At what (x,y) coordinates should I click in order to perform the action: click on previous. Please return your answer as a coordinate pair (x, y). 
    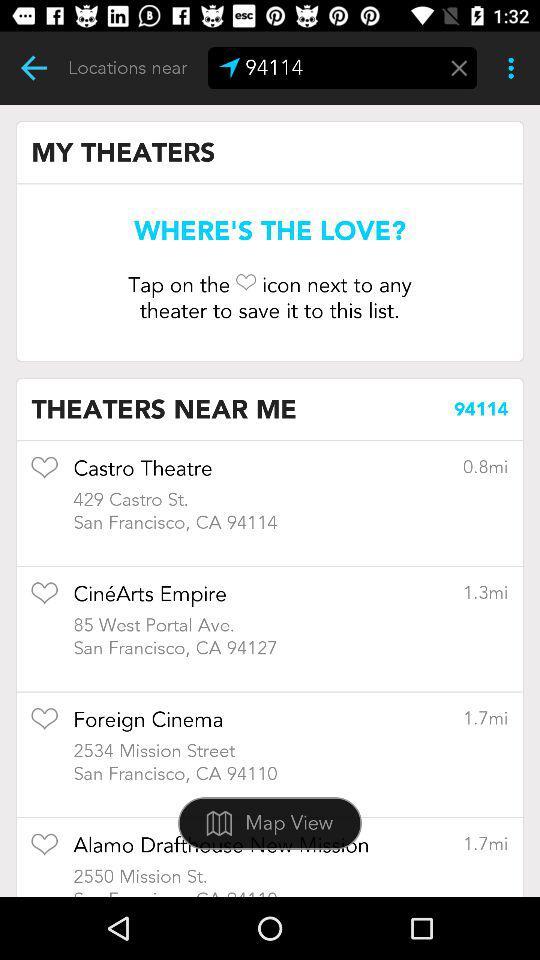
    Looking at the image, I should click on (33, 68).